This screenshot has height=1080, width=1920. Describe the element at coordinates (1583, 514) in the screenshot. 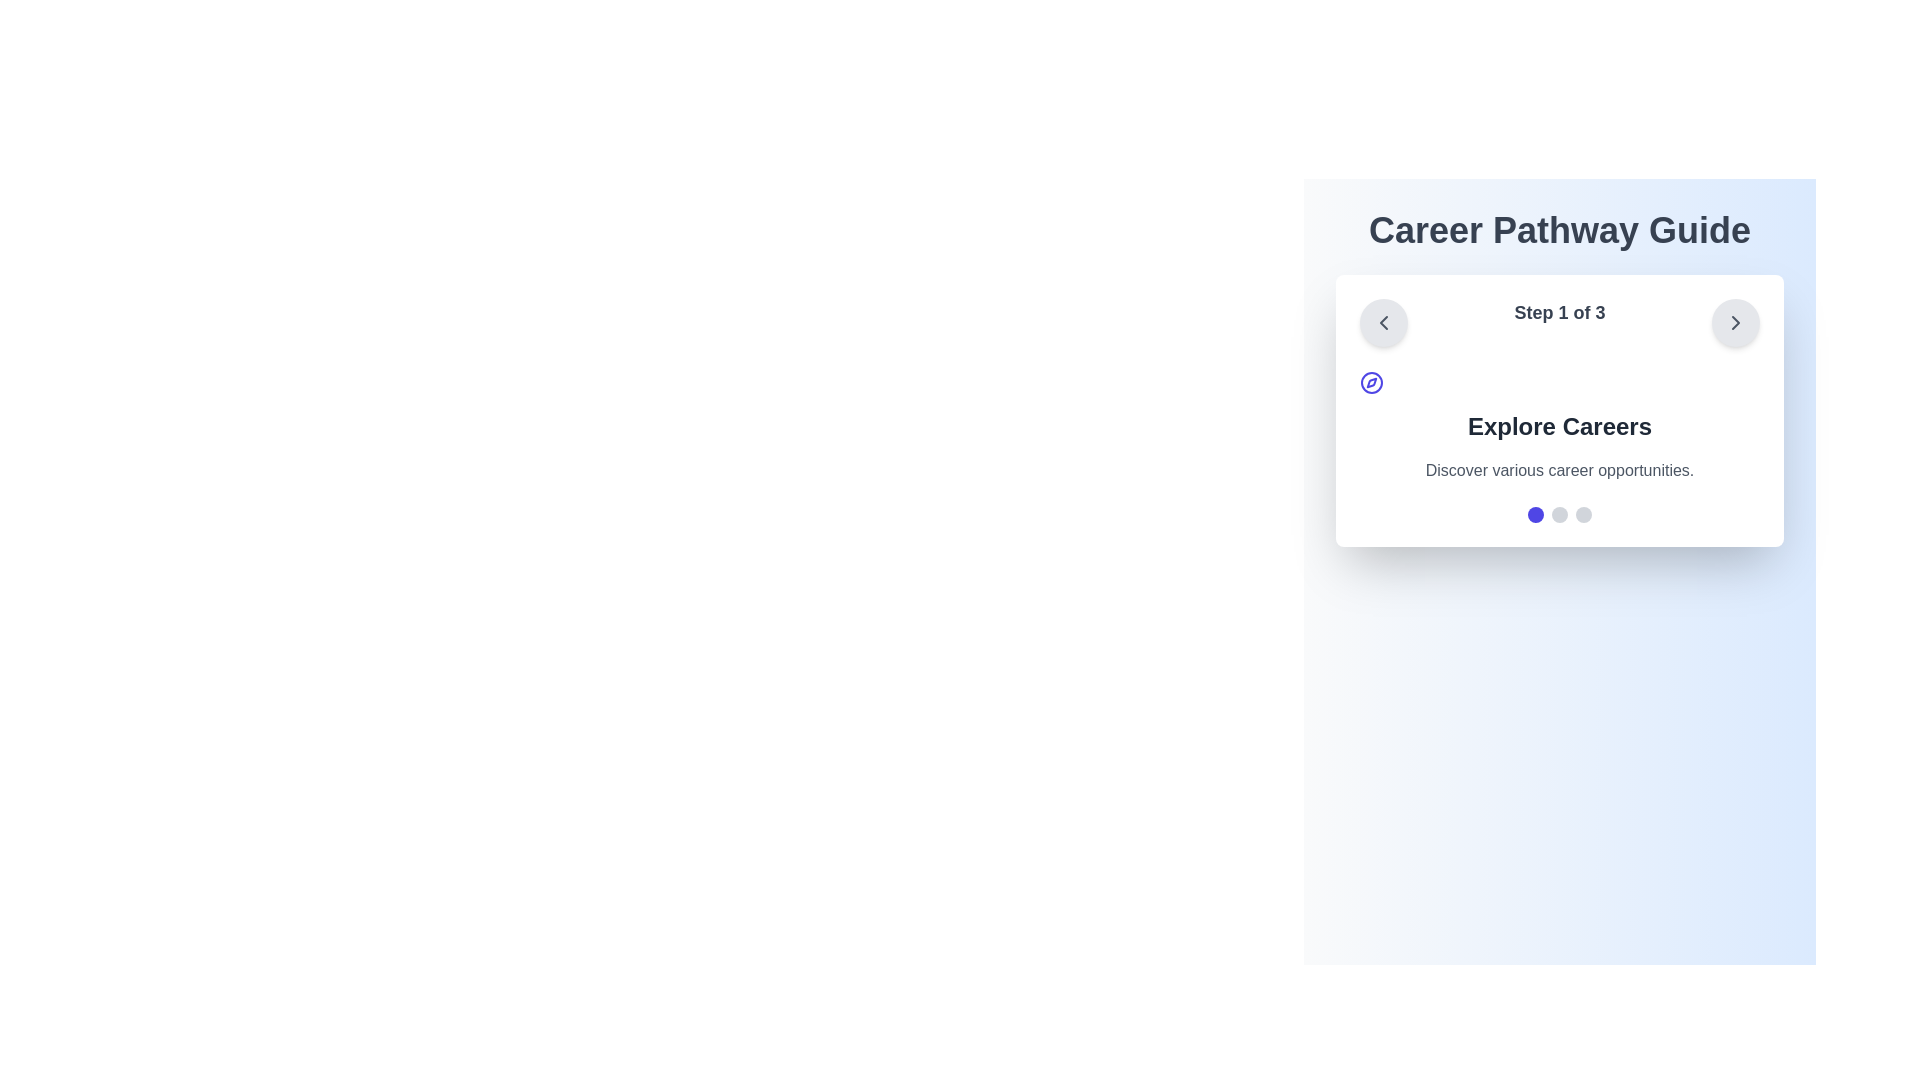

I see `the third circular step indicator button located below the text 'Explore Careers' in the center of the card` at that location.